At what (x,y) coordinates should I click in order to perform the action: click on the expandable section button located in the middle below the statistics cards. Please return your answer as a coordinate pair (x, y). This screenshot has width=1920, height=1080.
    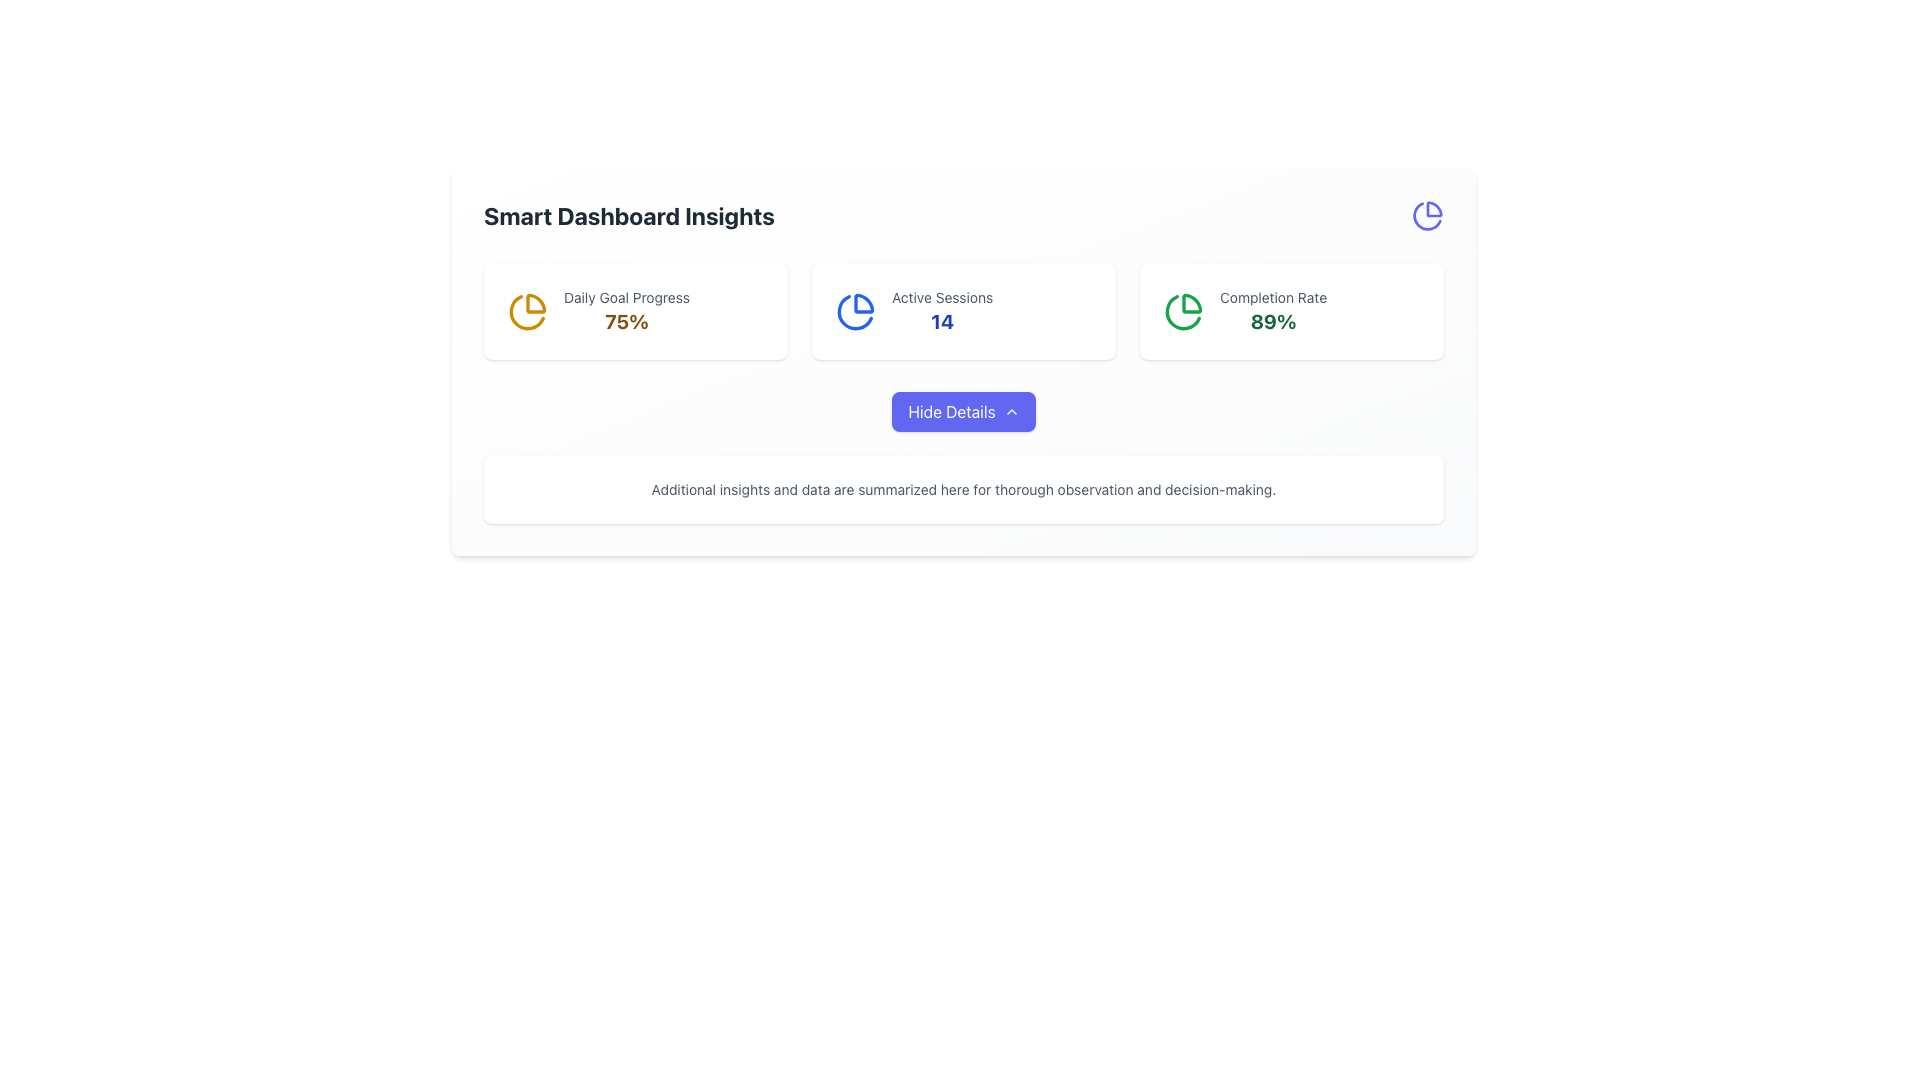
    Looking at the image, I should click on (964, 458).